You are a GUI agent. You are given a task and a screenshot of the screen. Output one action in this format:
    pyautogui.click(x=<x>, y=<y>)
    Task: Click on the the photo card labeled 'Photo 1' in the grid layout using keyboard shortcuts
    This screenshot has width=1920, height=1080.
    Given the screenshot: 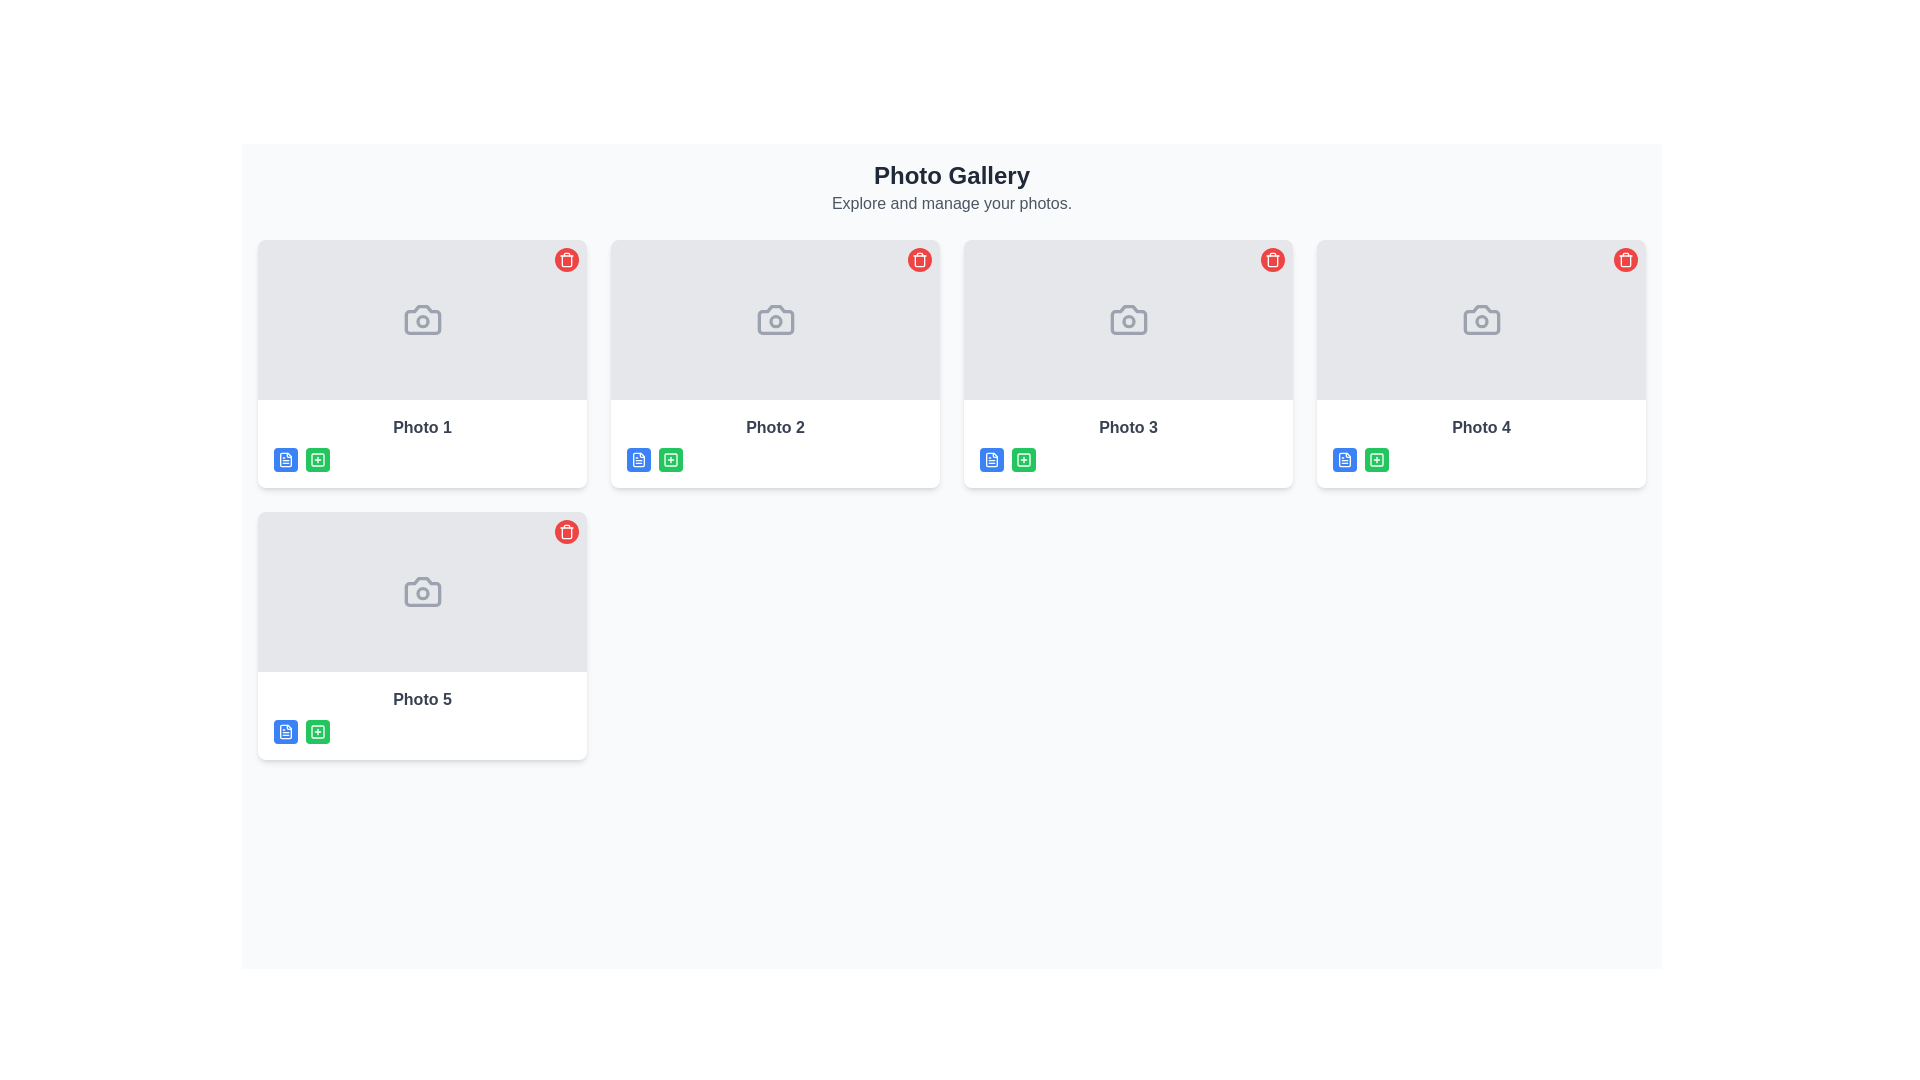 What is the action you would take?
    pyautogui.click(x=421, y=442)
    